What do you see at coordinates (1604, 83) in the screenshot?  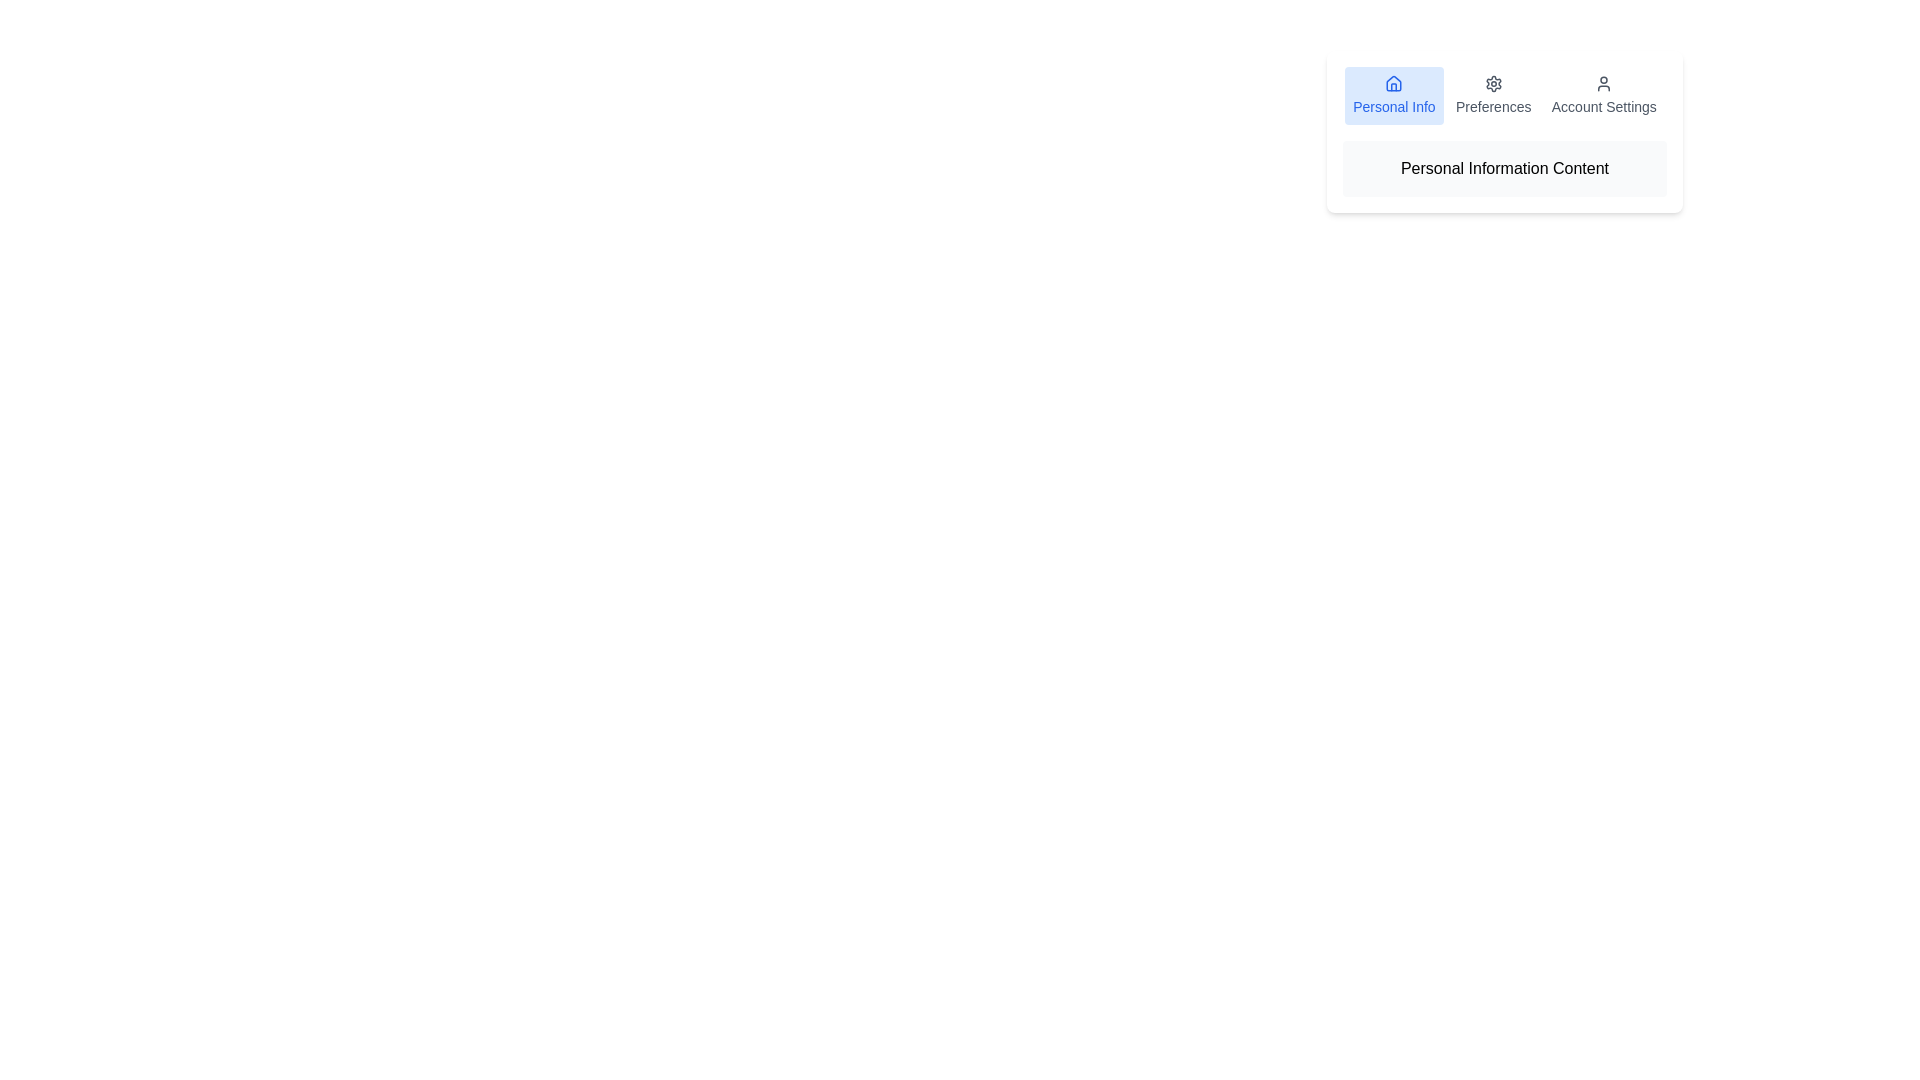 I see `the user profile icon, which is a circular icon with a head and shoulders silhouette, located within the 'Account Settings' button in the top-right corner of the interface` at bounding box center [1604, 83].